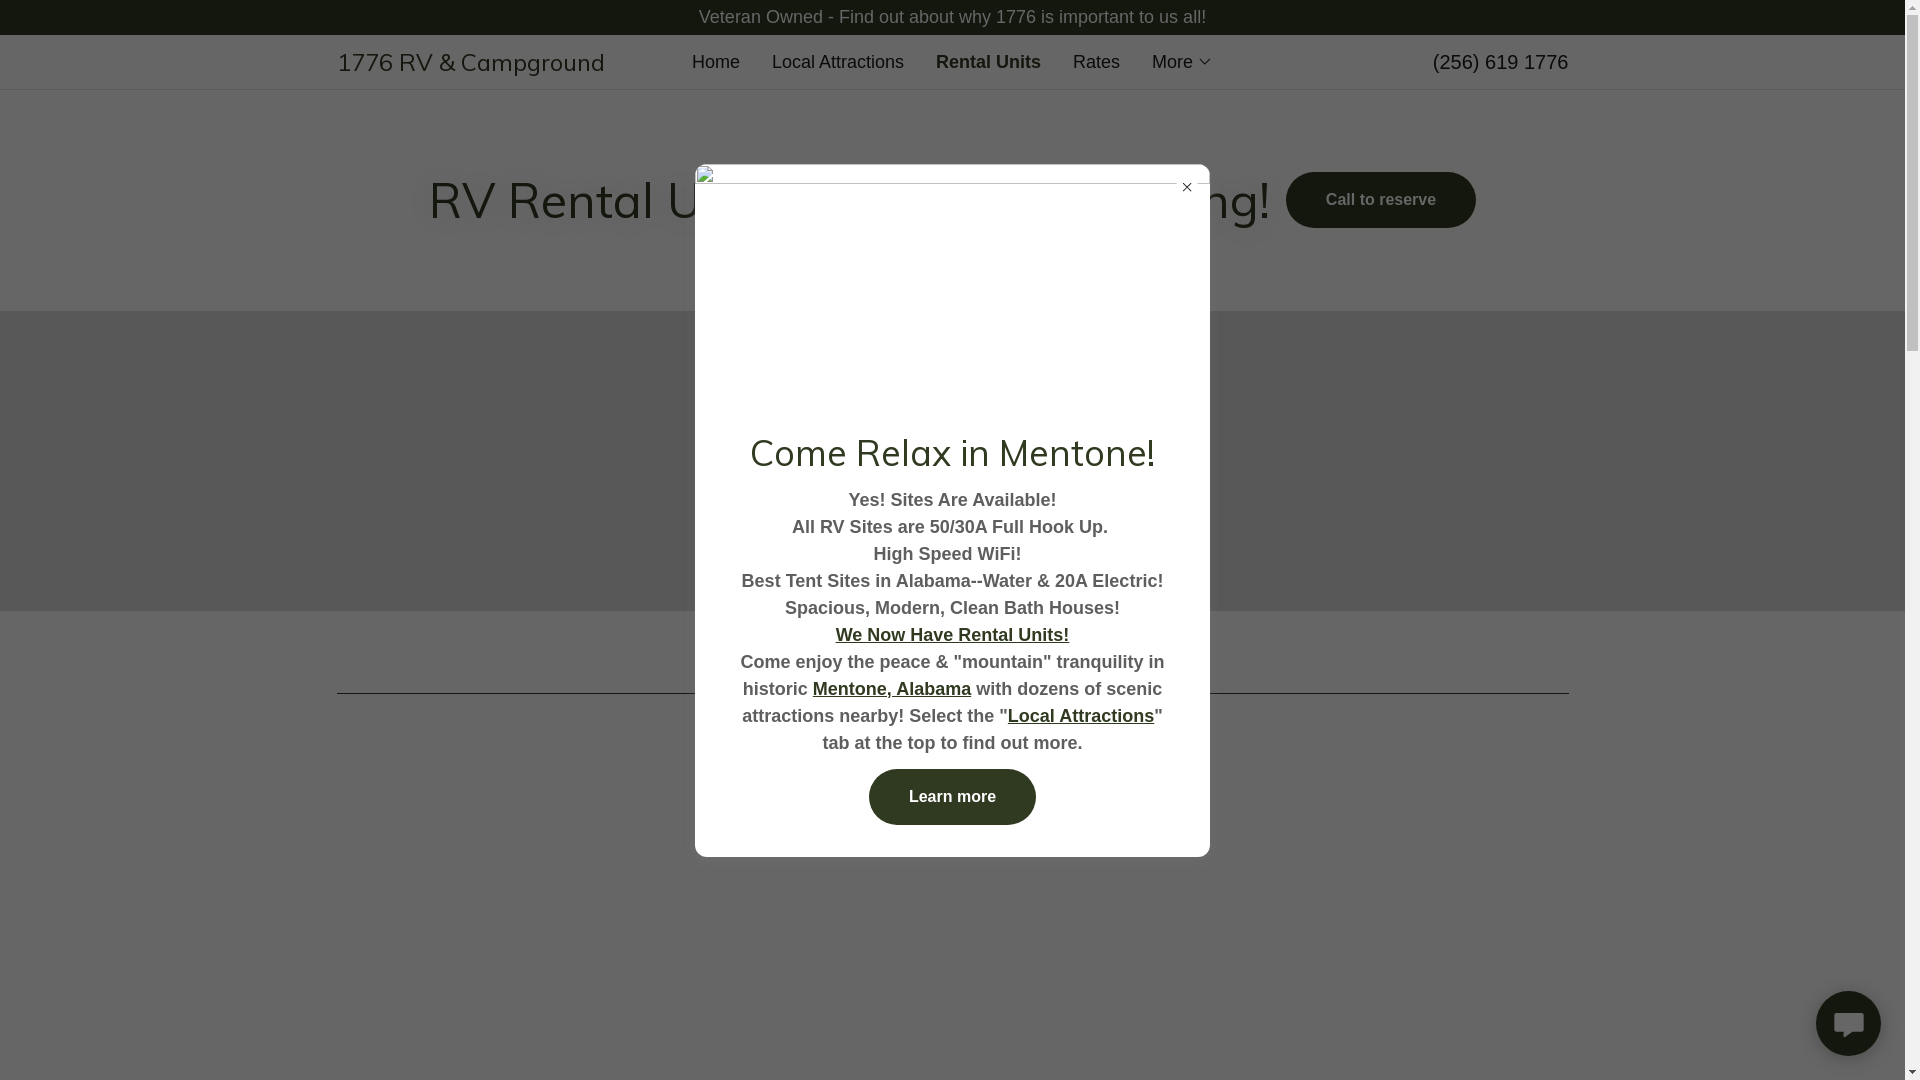  What do you see at coordinates (988, 60) in the screenshot?
I see `'Rental Units'` at bounding box center [988, 60].